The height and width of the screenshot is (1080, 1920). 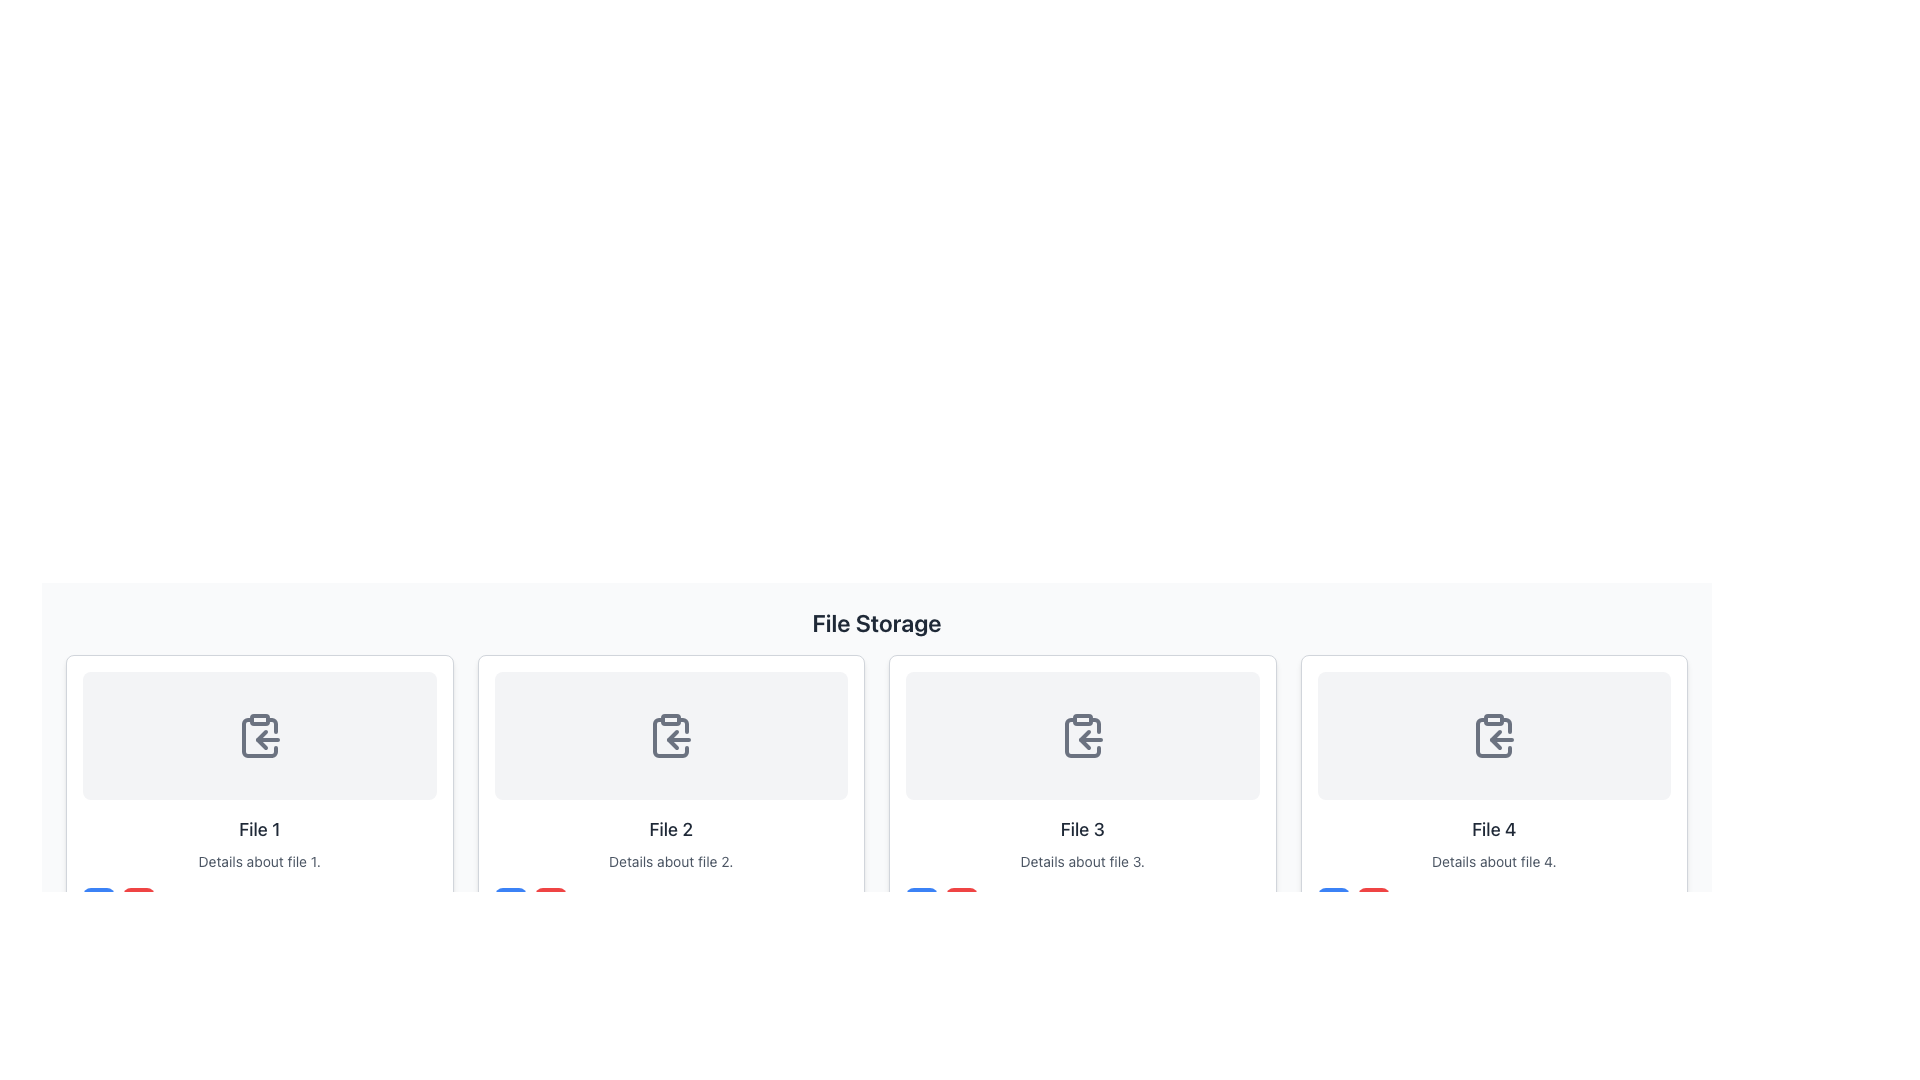 What do you see at coordinates (1081, 829) in the screenshot?
I see `the heading text label 'File 3' which is styled with a bold font in dark gray, located inside the card for File 3, positioned centrally under the 'File Storage' header` at bounding box center [1081, 829].